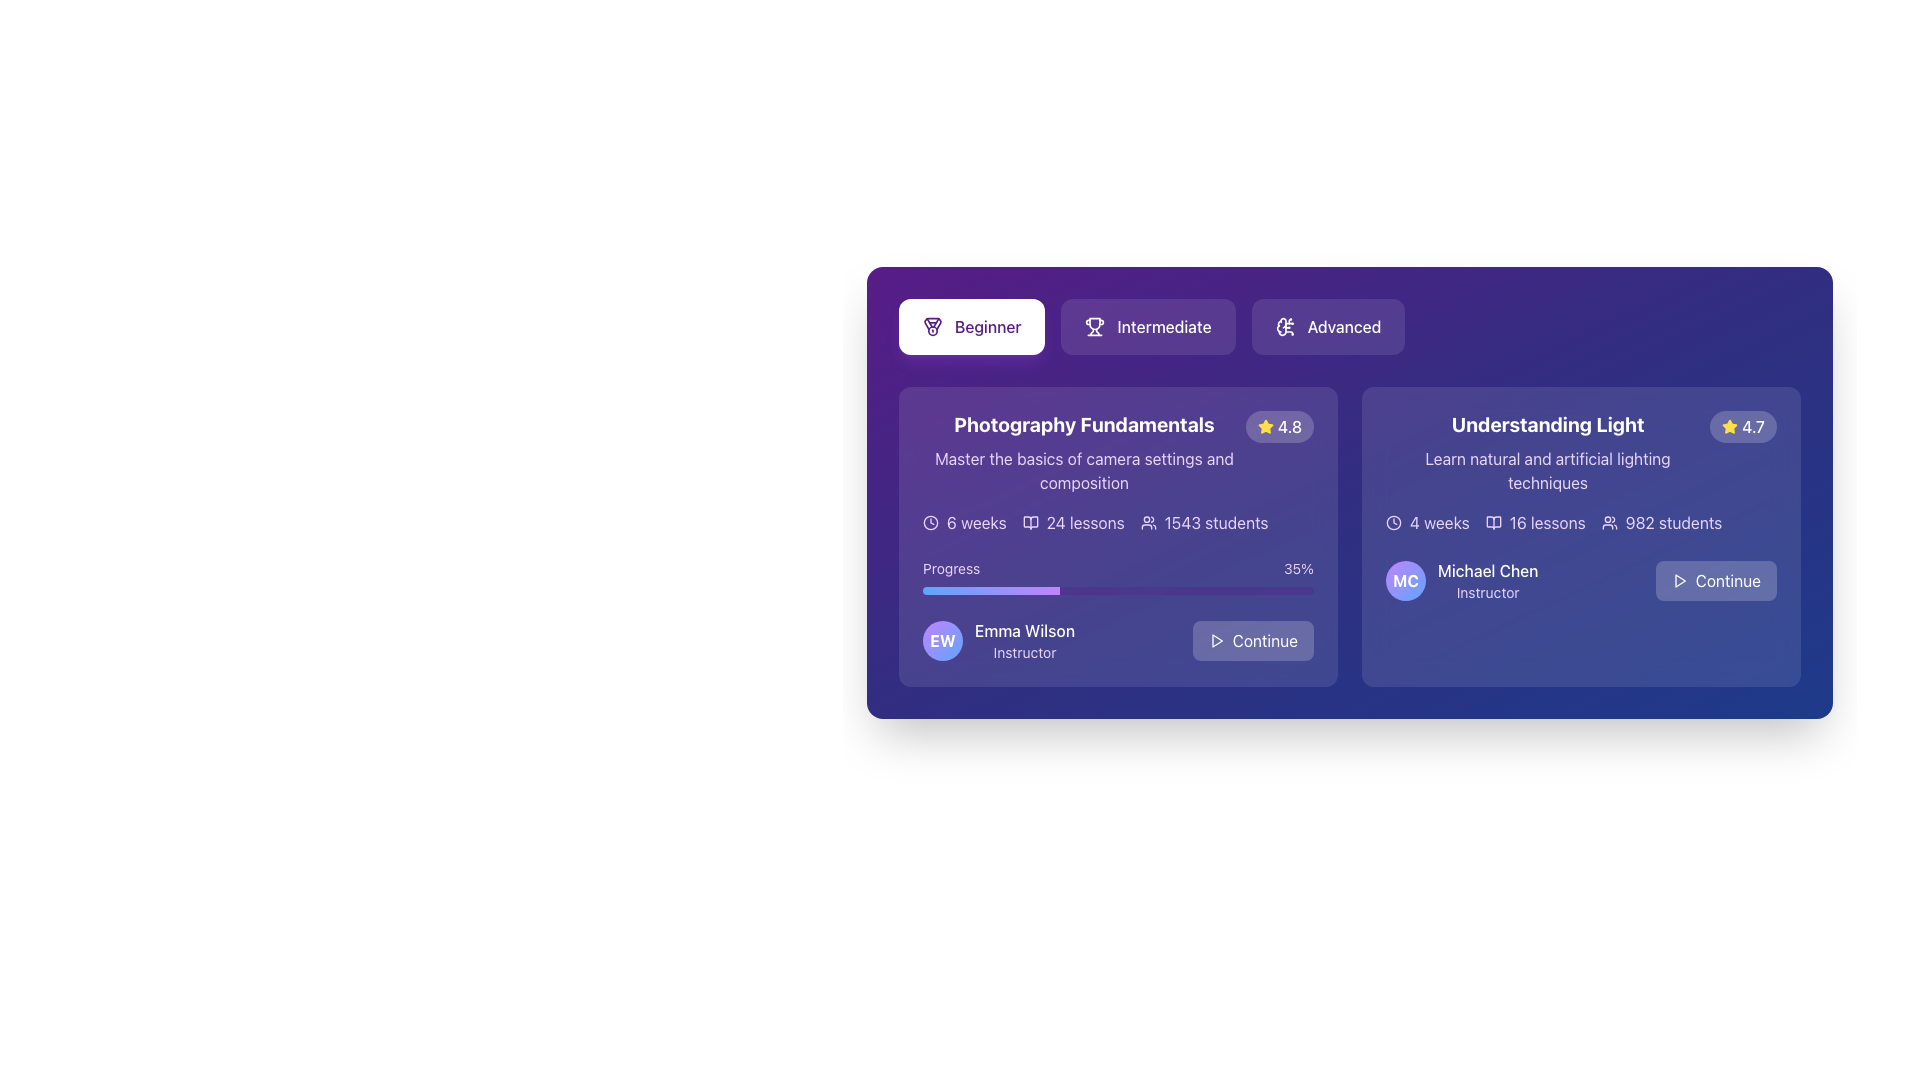 This screenshot has height=1080, width=1920. Describe the element at coordinates (1215, 640) in the screenshot. I see `the small triangular play icon with a thin outline, located to the left of the 'Continue' text within the rounded button labeled 'Continue'` at that location.